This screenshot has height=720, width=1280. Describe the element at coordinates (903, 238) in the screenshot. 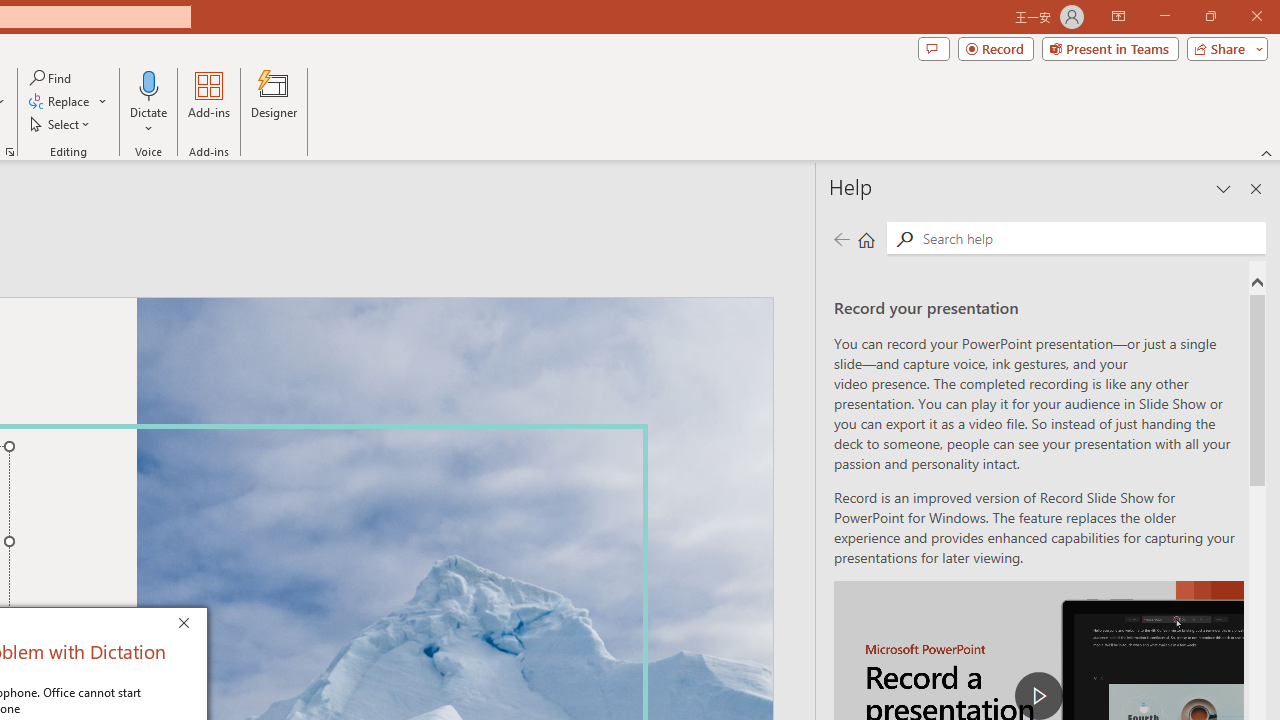

I see `'Search'` at that location.